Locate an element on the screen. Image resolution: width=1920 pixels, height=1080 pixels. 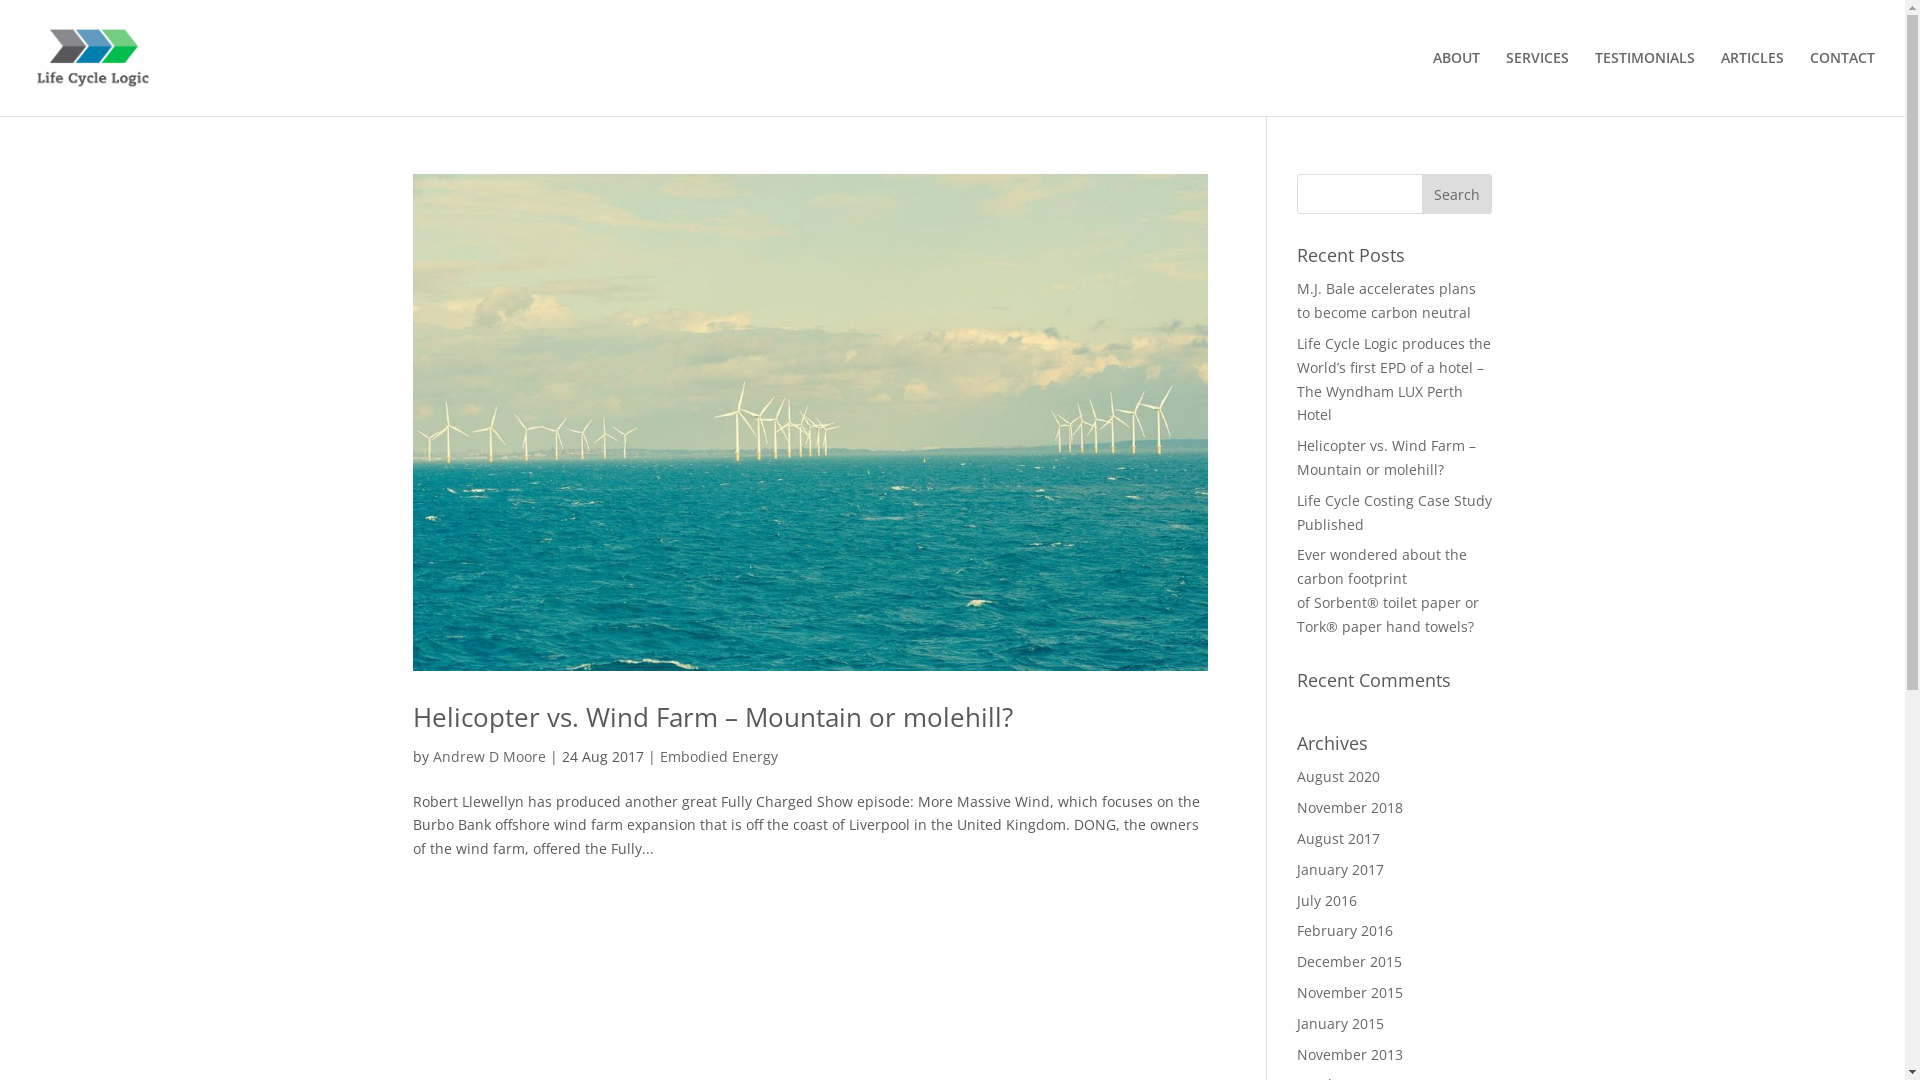
'Life Cycle Costing Case Study Published' is located at coordinates (1393, 511).